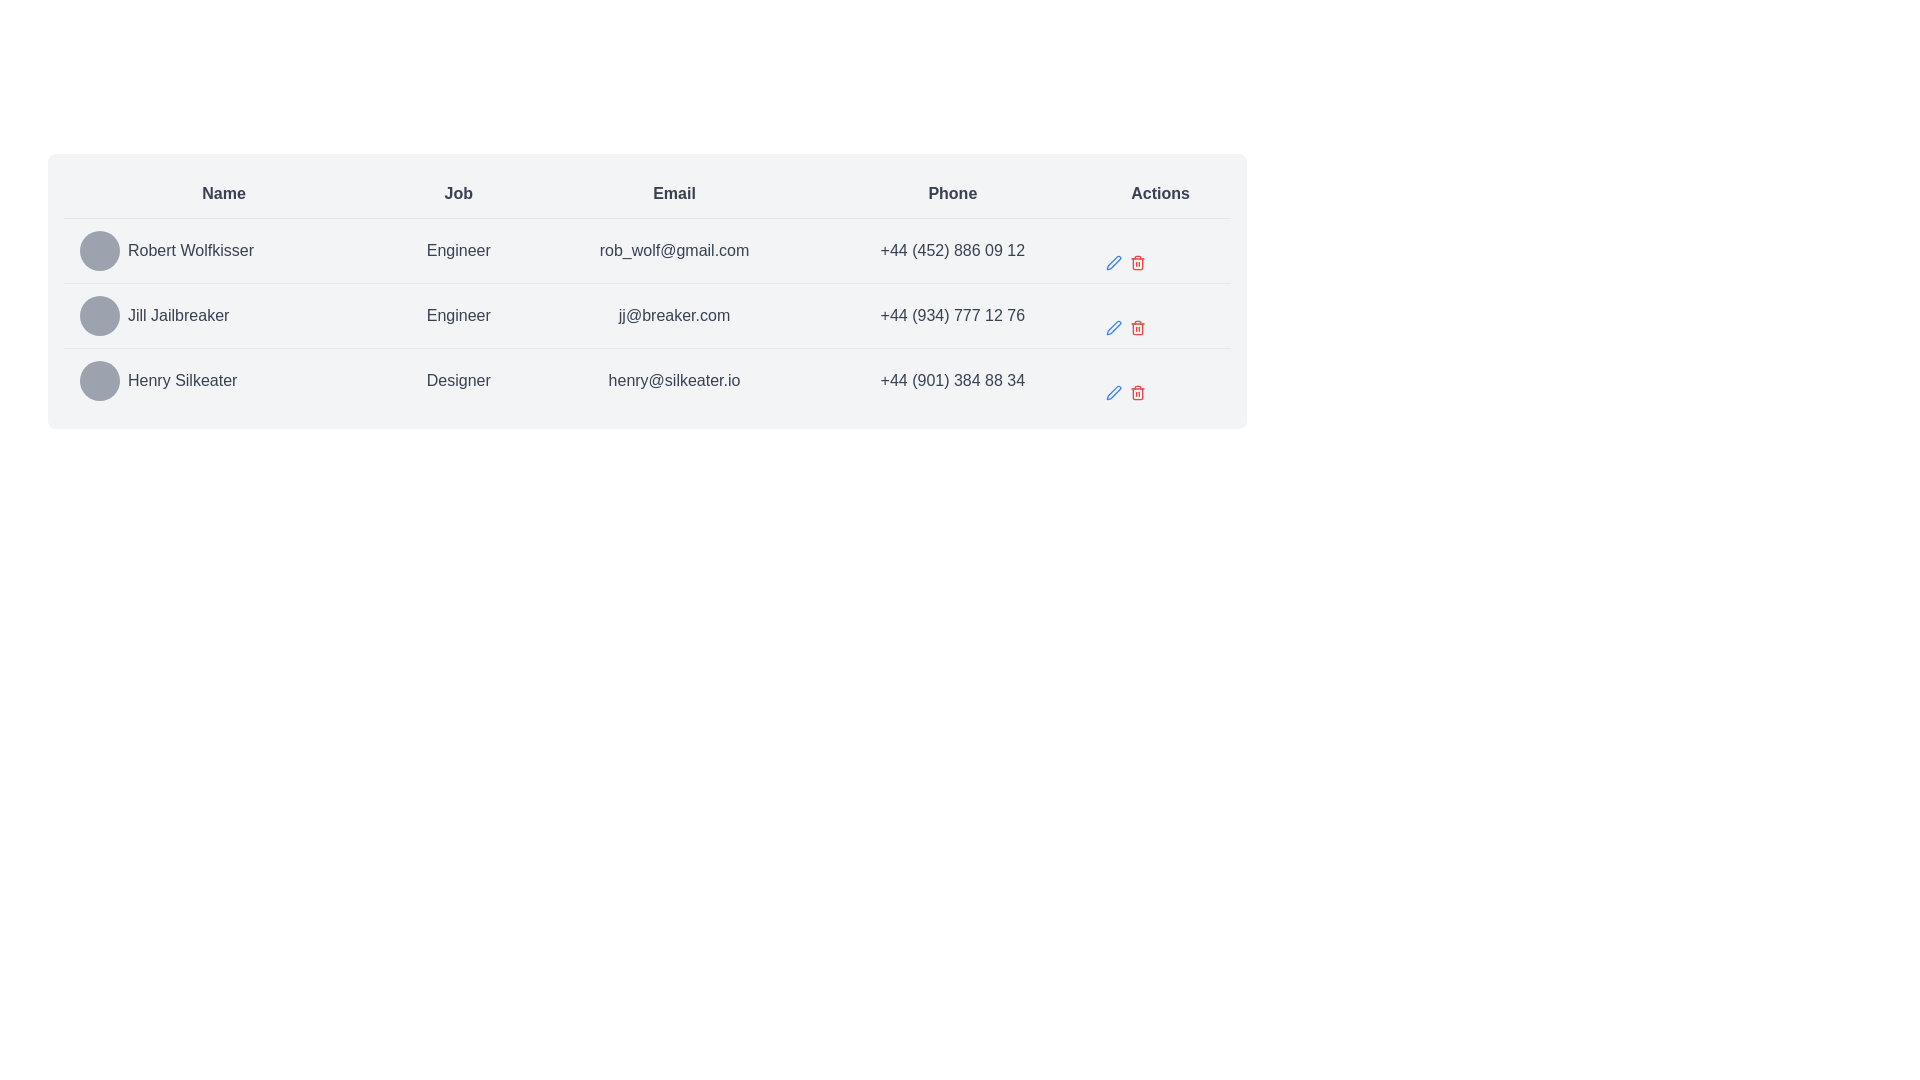  Describe the element at coordinates (951, 315) in the screenshot. I see `the text label displaying the phone number '+44 (934) 777 12 76', which is the fourth data item in the row for 'Jill Jailbreaker', located between the email address and action icons in the 'Phone' column` at that location.